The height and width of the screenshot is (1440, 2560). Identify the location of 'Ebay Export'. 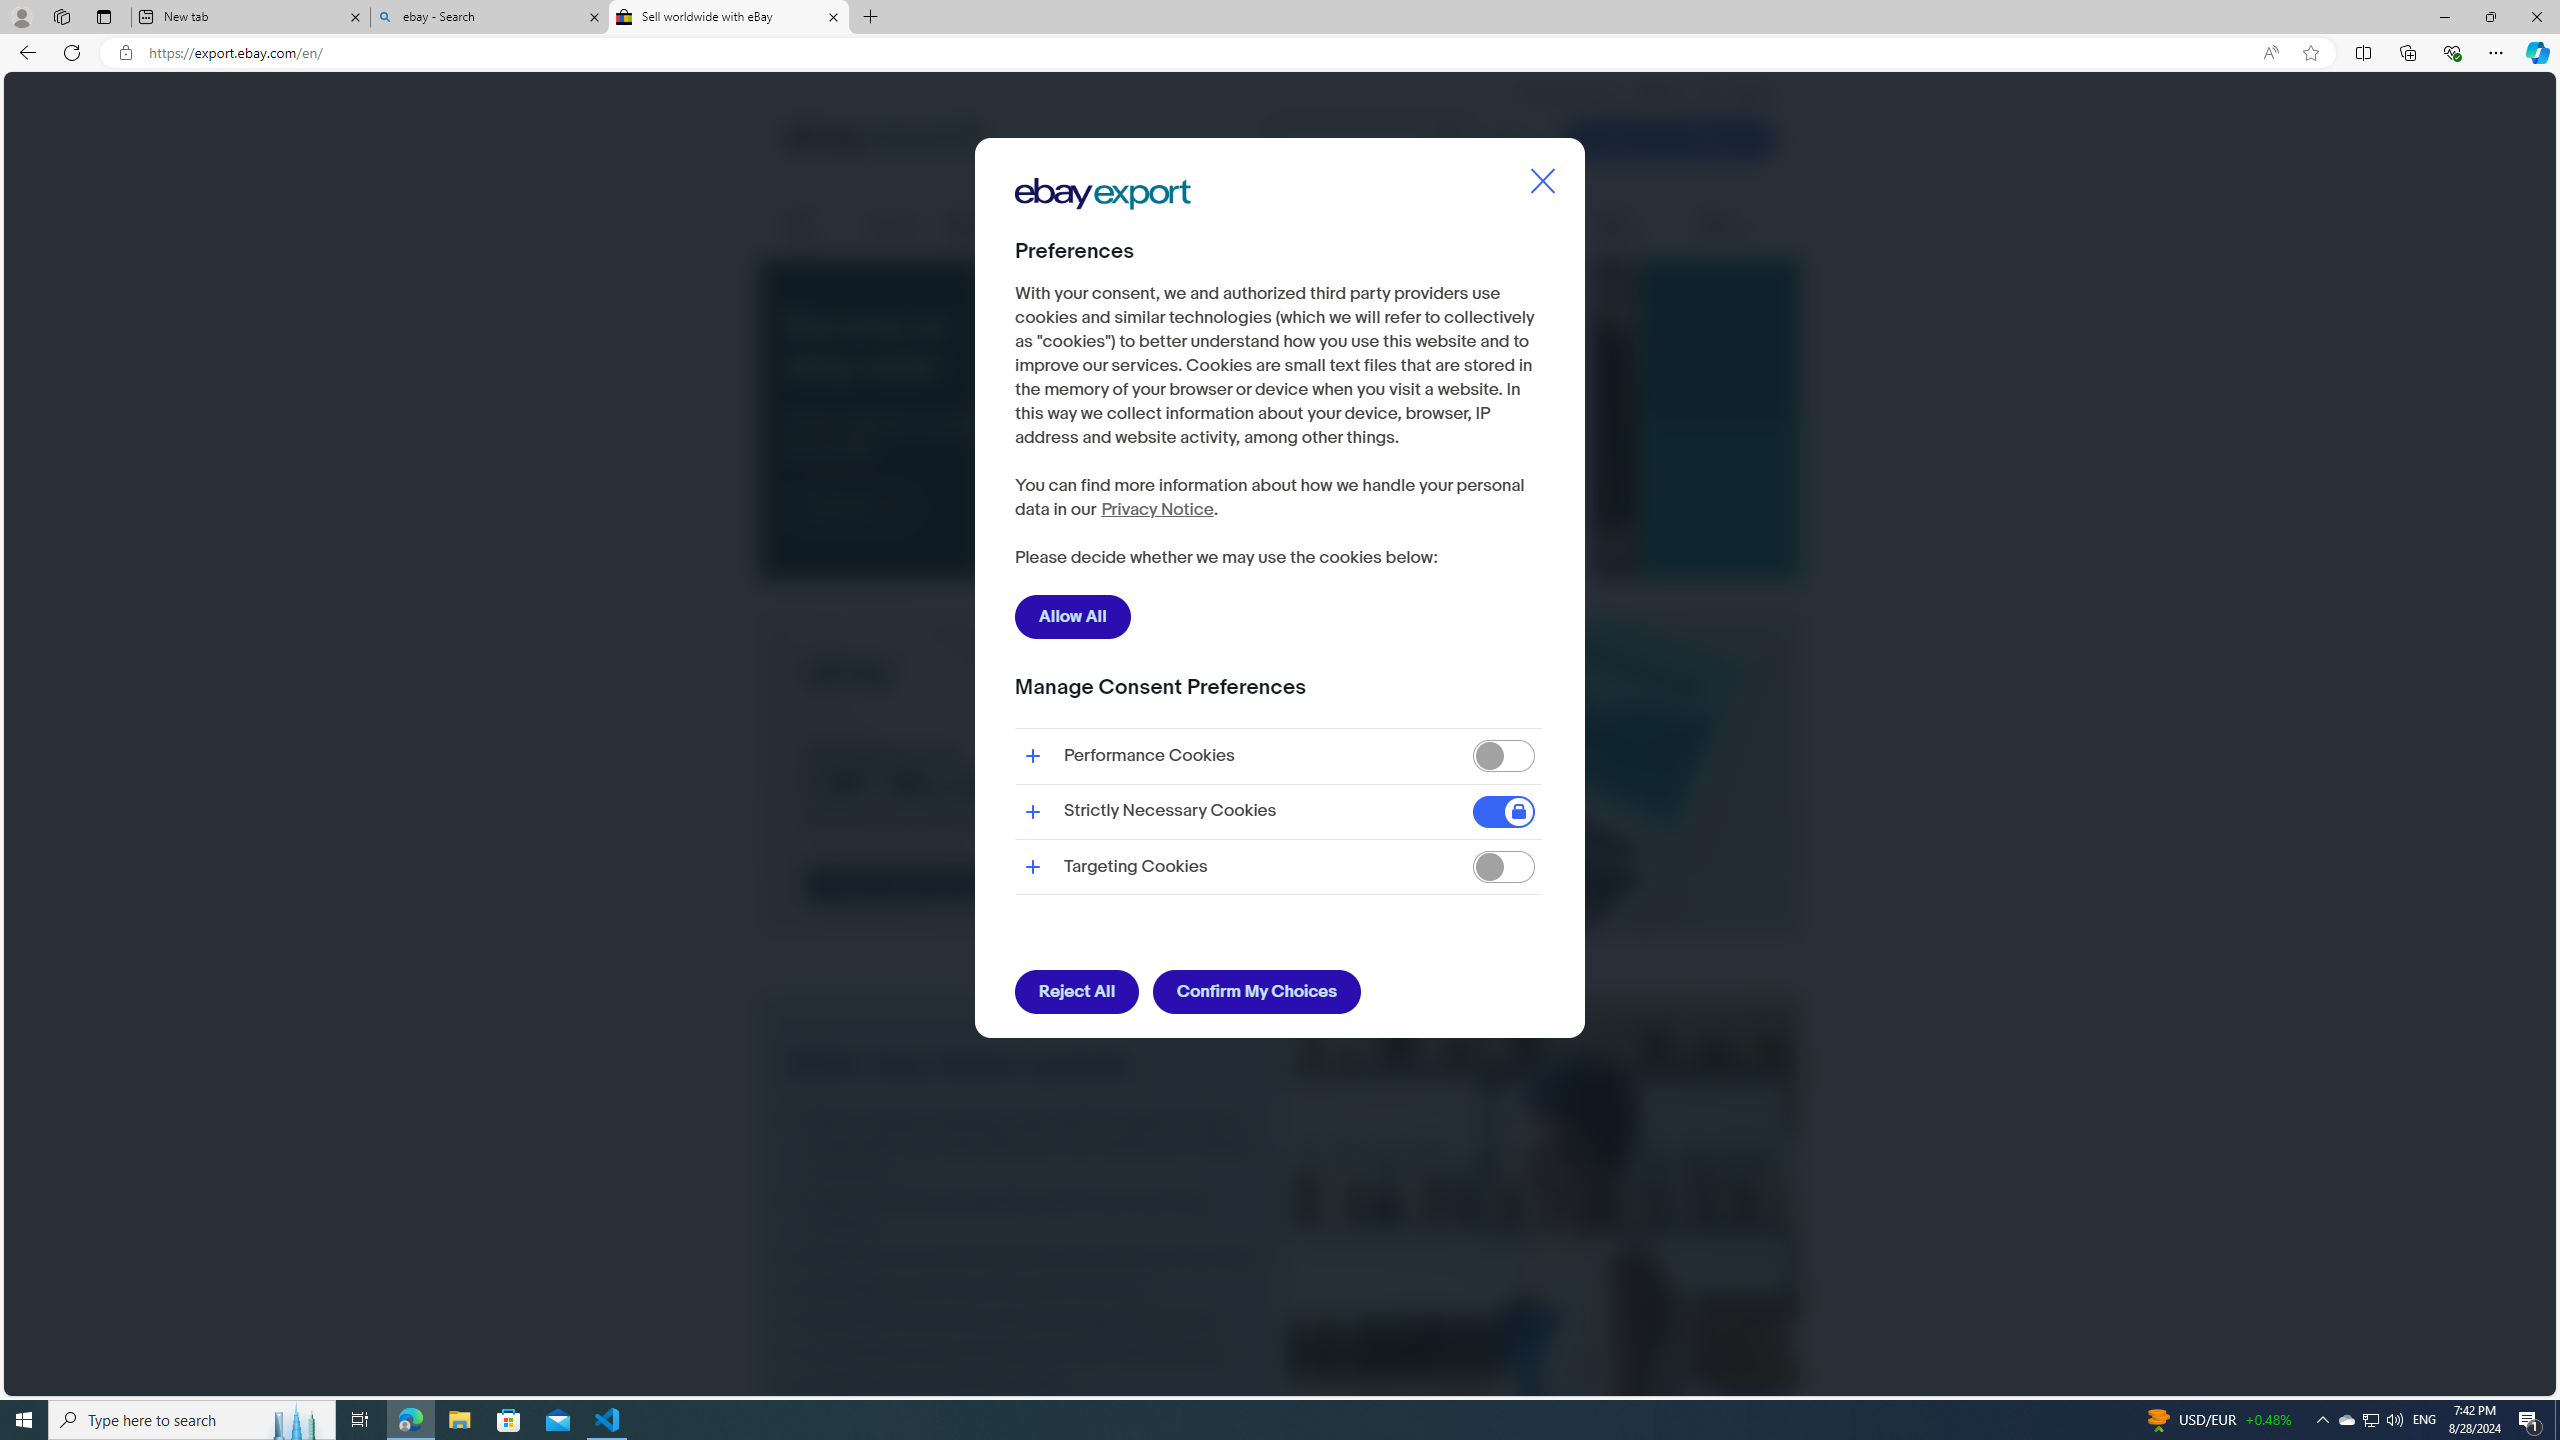
(1108, 256).